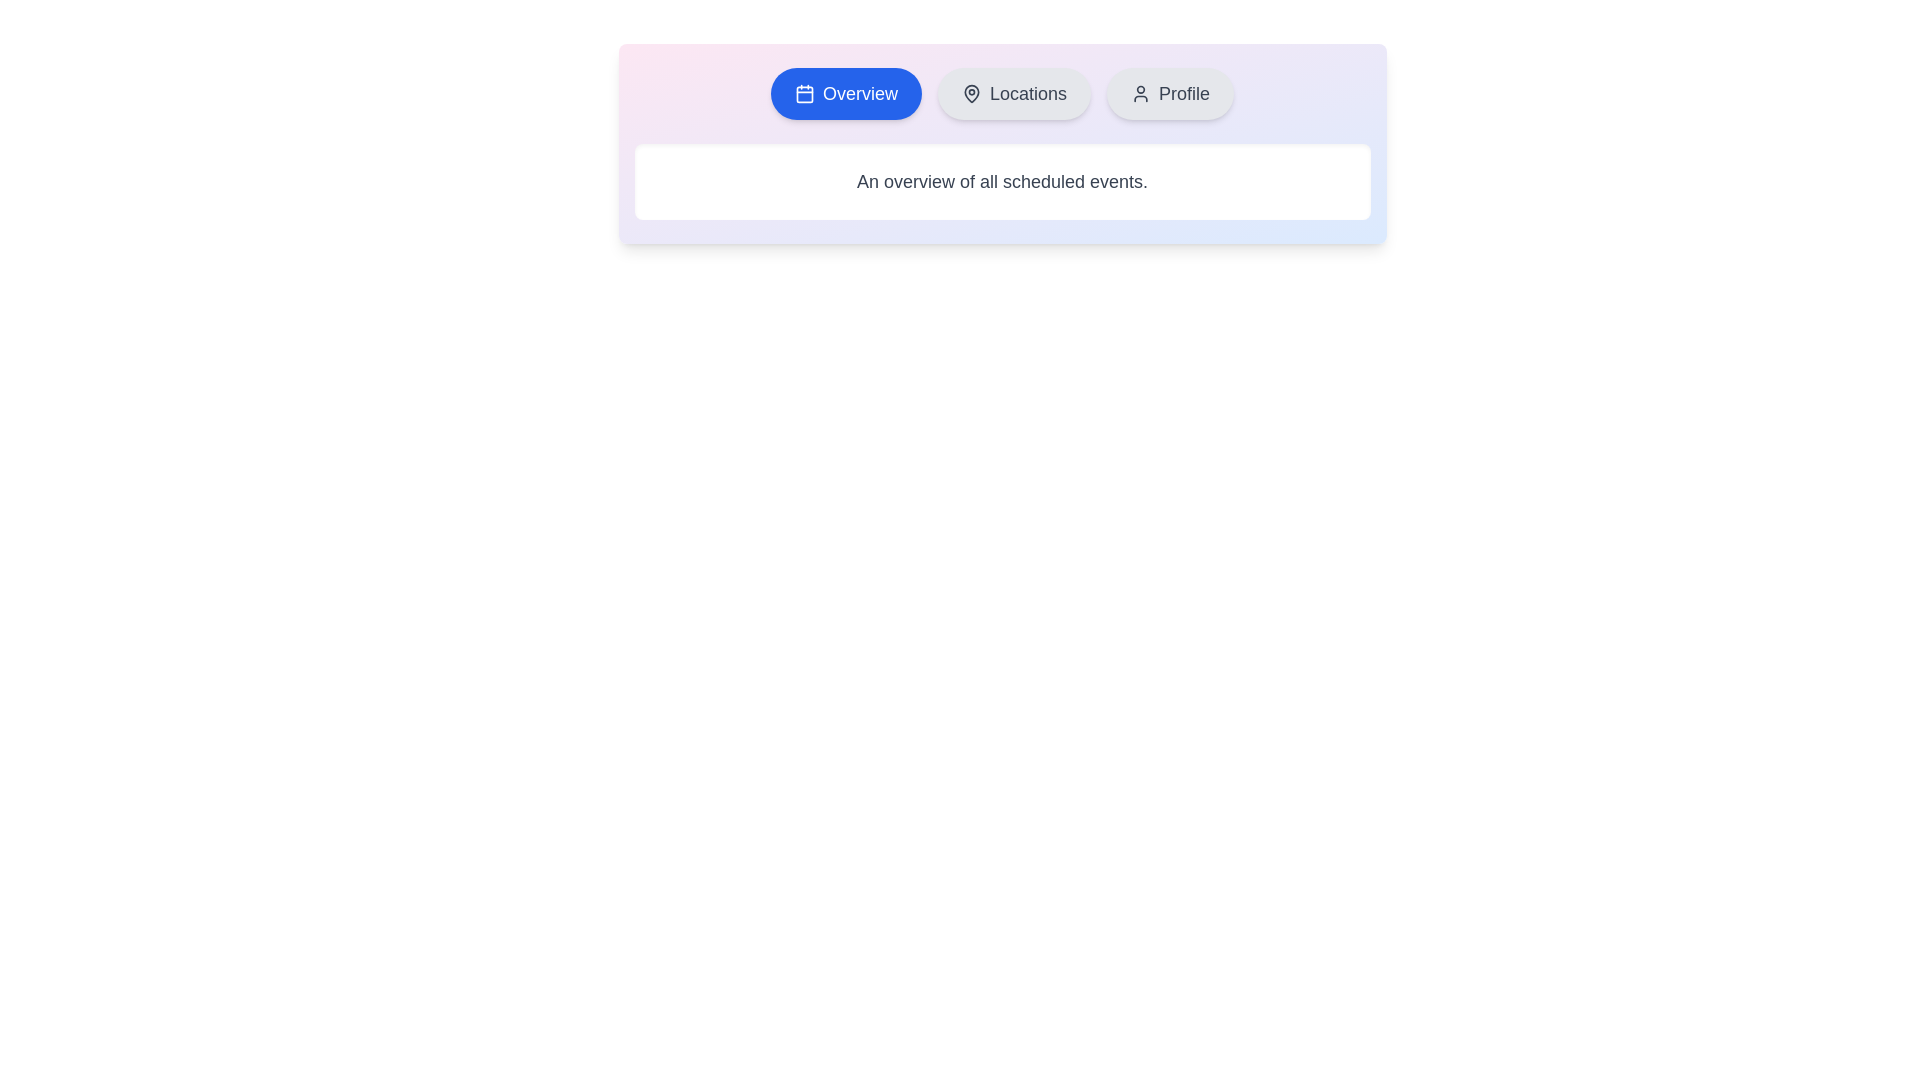 Image resolution: width=1920 pixels, height=1080 pixels. What do you see at coordinates (1013, 93) in the screenshot?
I see `the Locations tab to switch to its content` at bounding box center [1013, 93].